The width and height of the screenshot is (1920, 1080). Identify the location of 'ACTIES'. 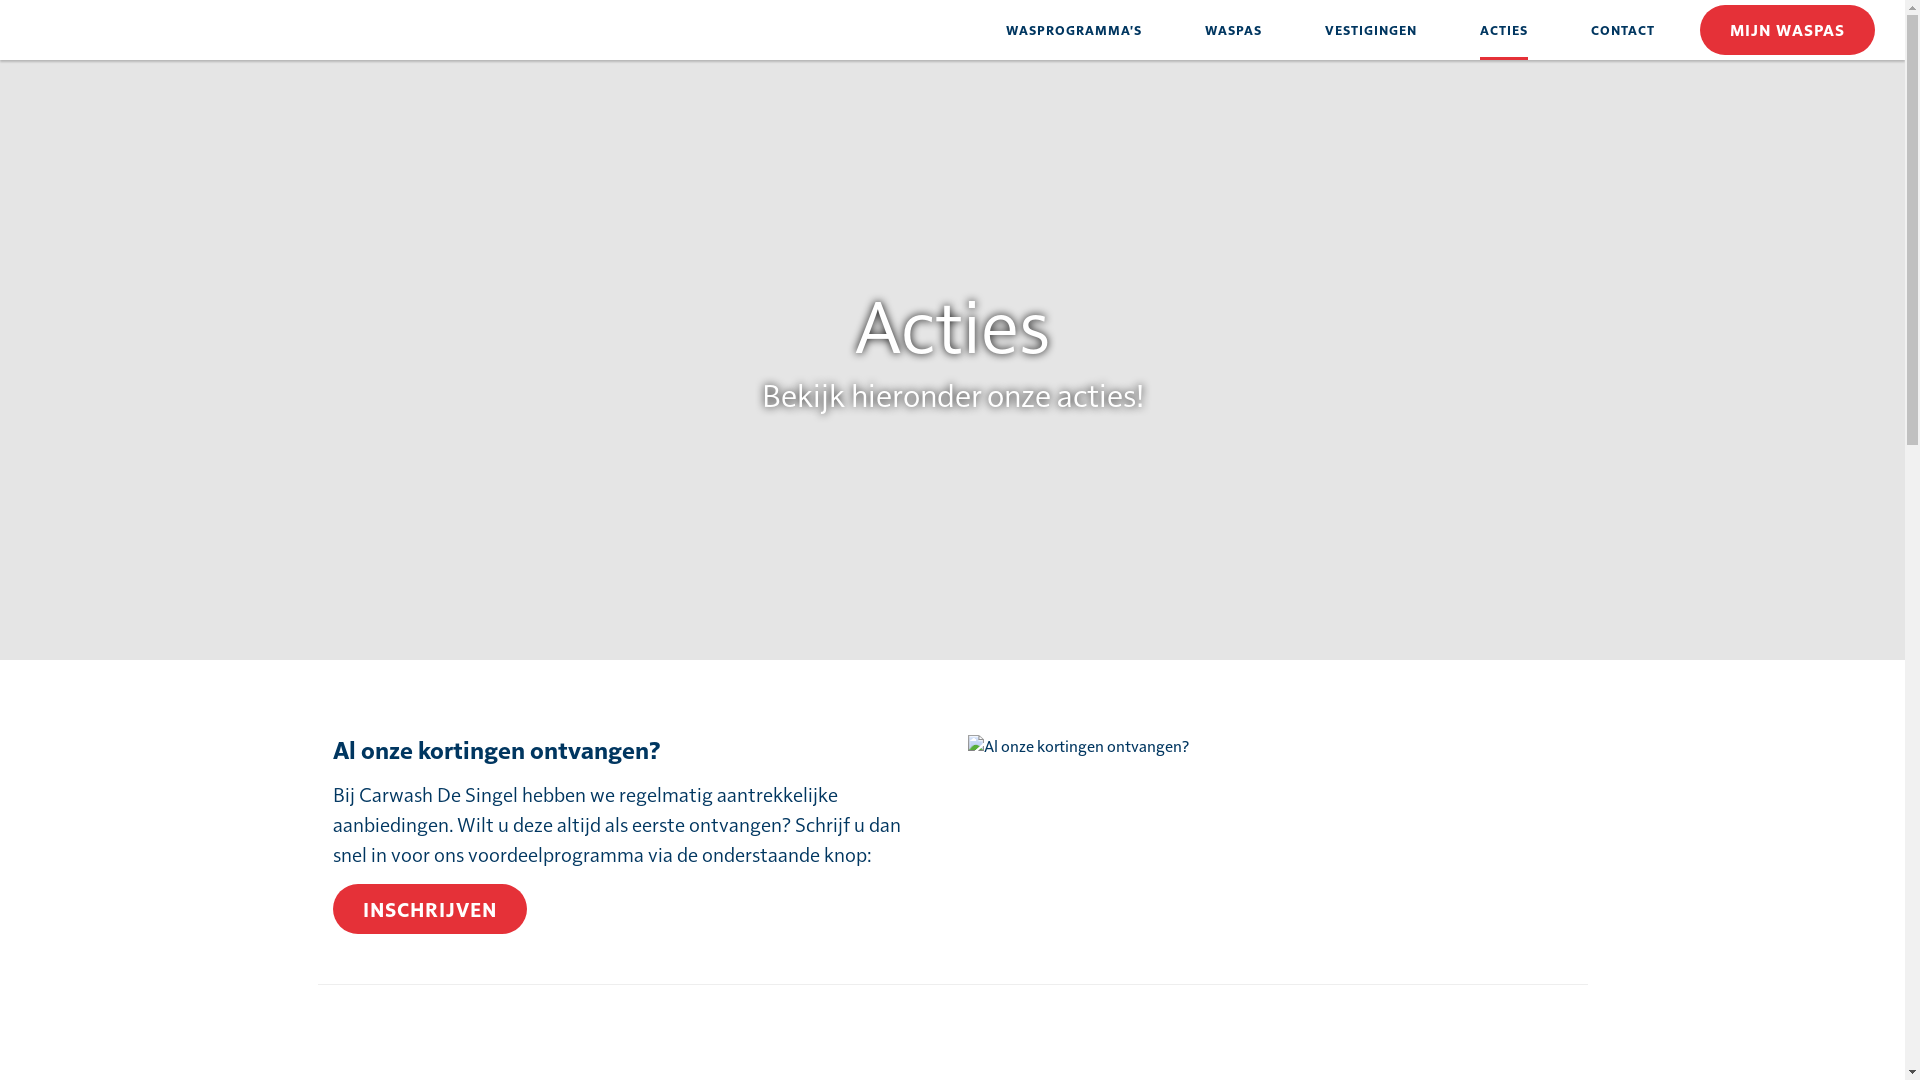
(1449, 30).